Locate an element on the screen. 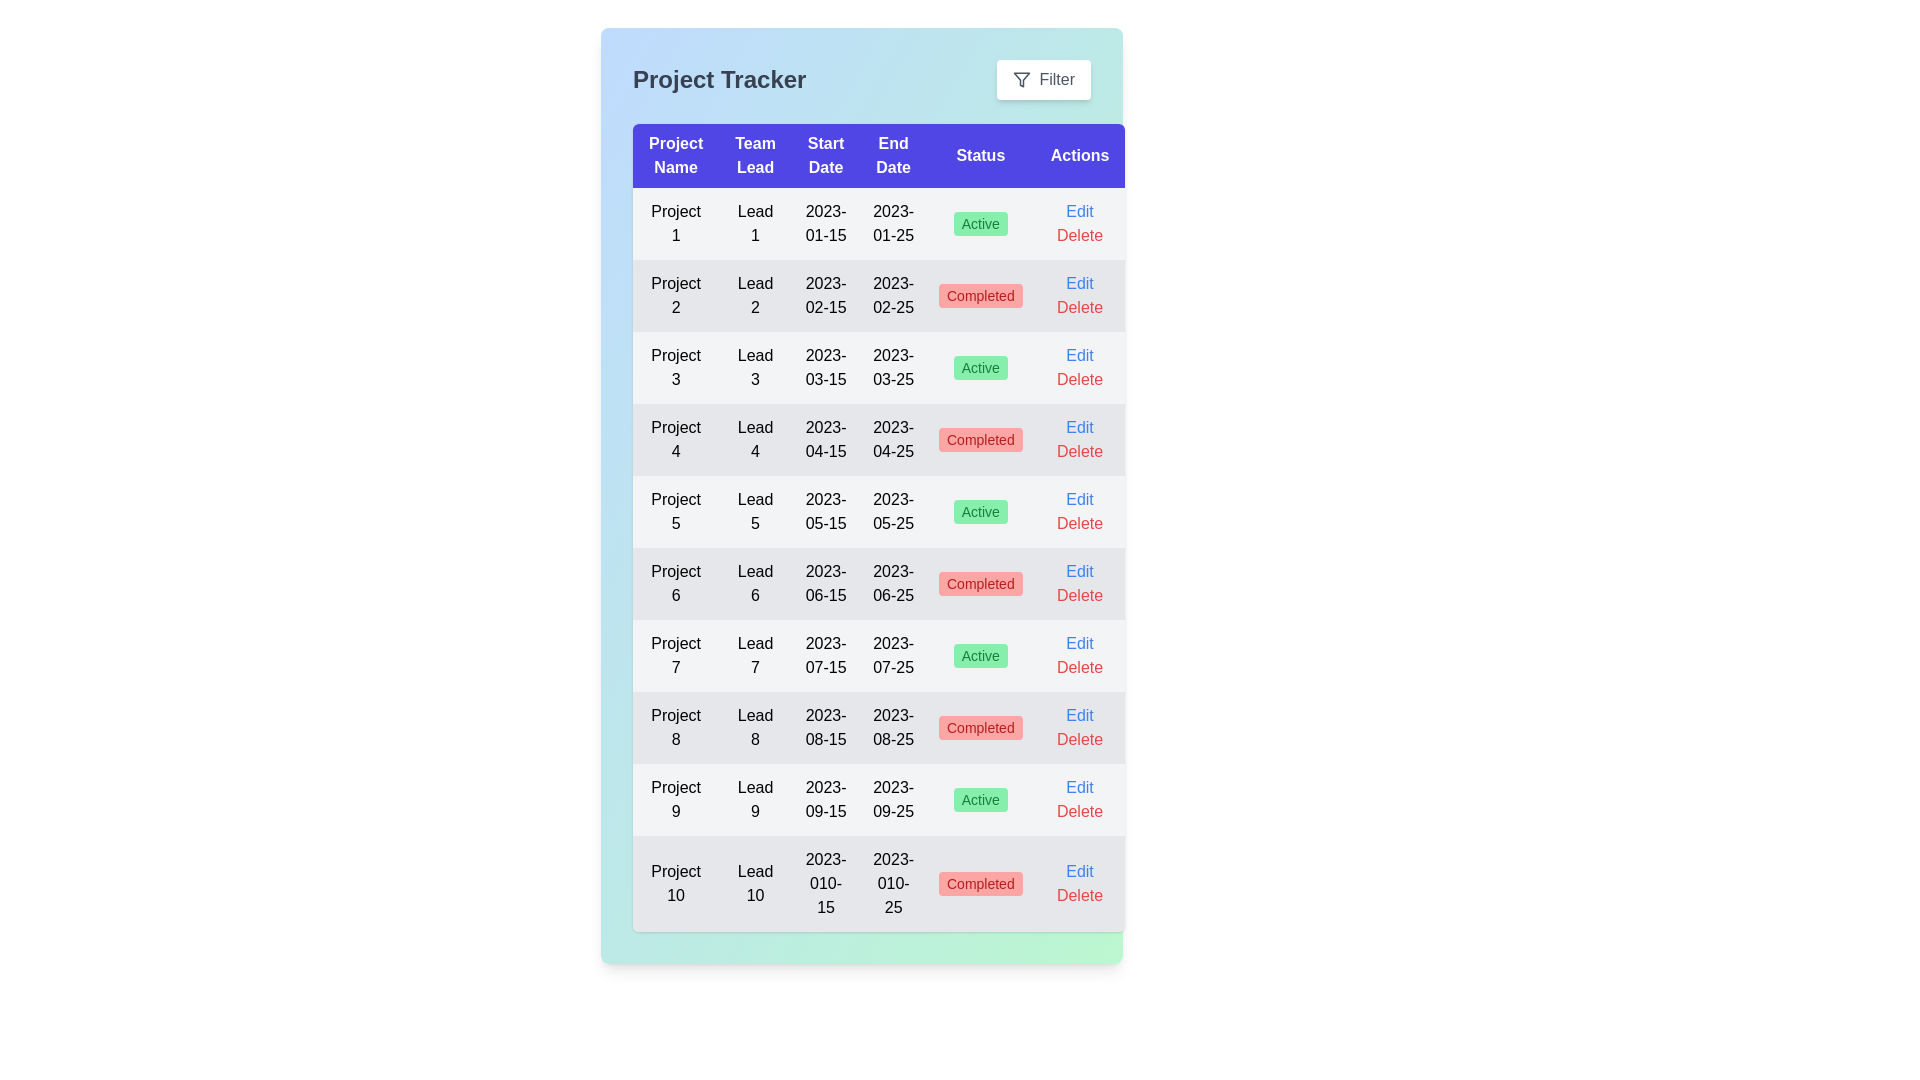 The width and height of the screenshot is (1920, 1080). the column header corresponding to Team Lead to sort by that column is located at coordinates (754, 154).